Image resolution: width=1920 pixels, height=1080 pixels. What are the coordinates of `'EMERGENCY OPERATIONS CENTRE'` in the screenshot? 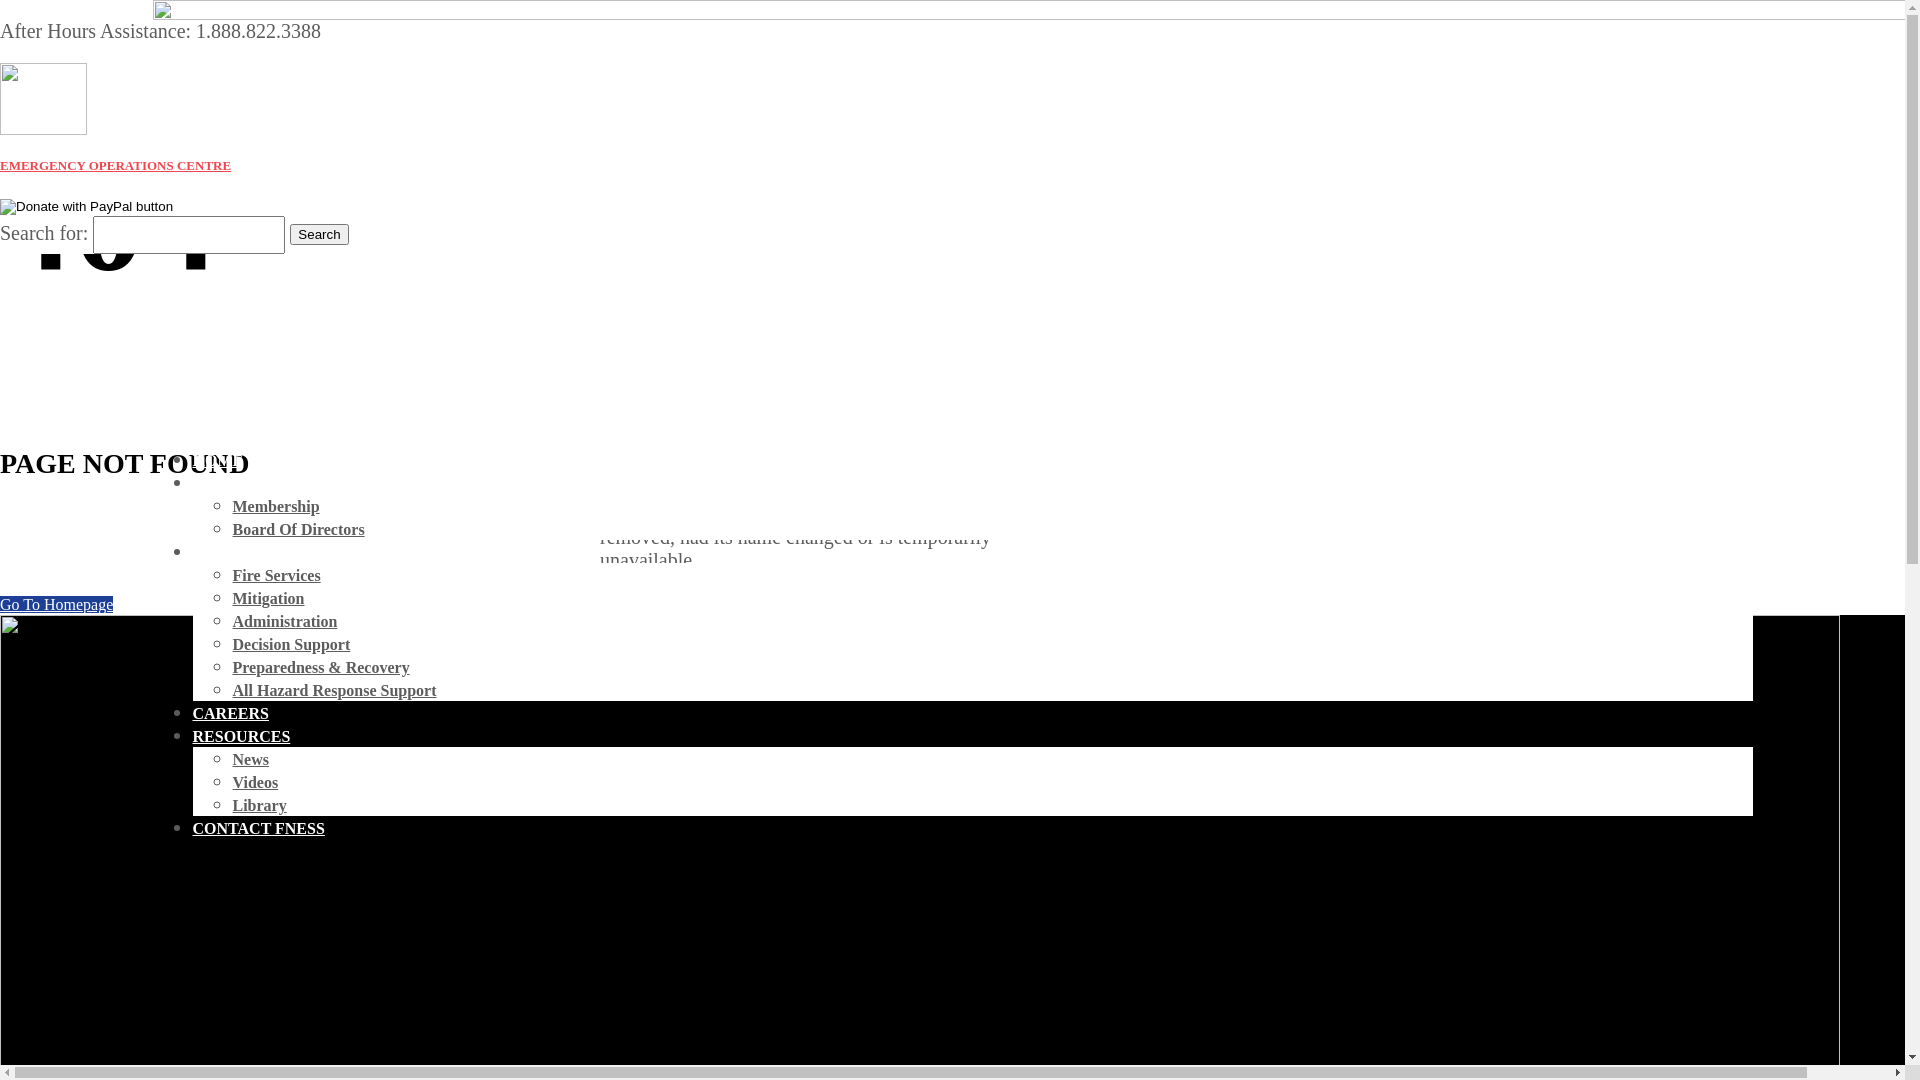 It's located at (114, 164).